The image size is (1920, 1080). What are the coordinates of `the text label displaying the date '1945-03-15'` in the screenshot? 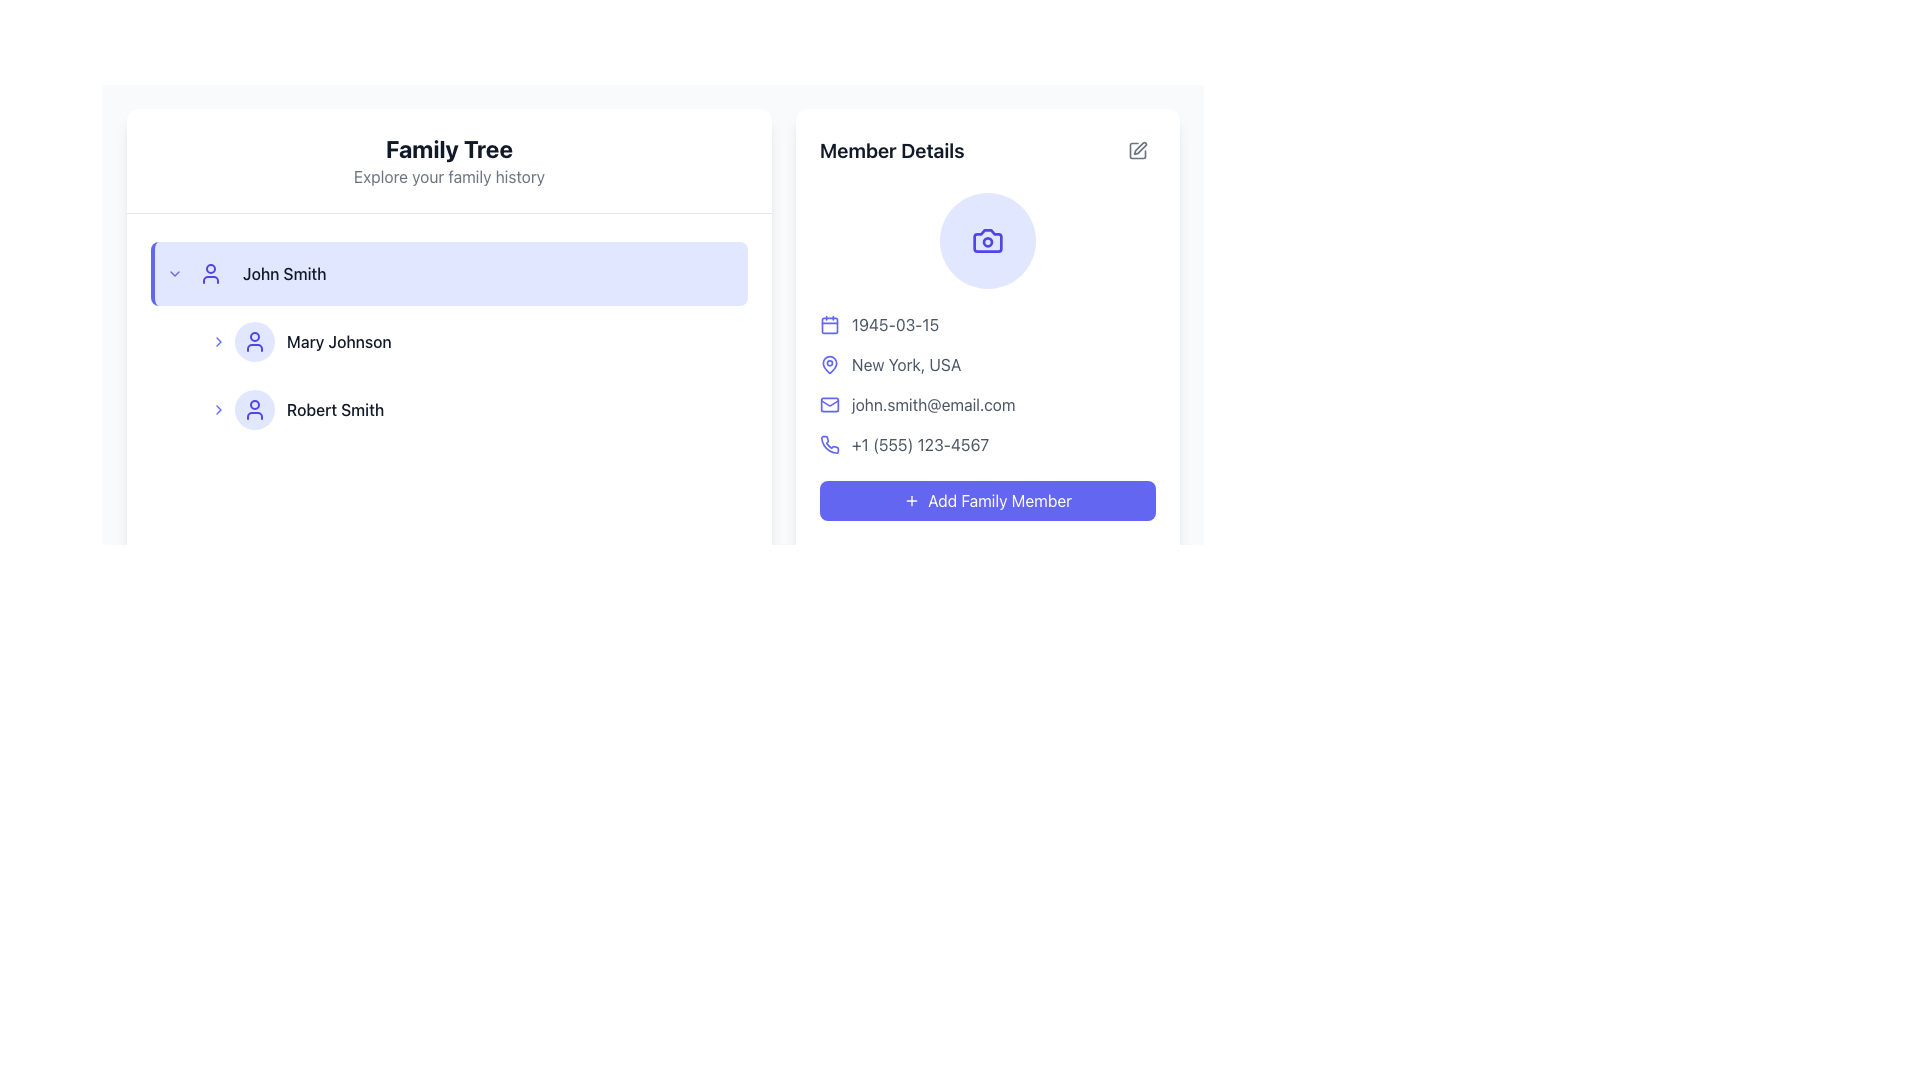 It's located at (894, 323).